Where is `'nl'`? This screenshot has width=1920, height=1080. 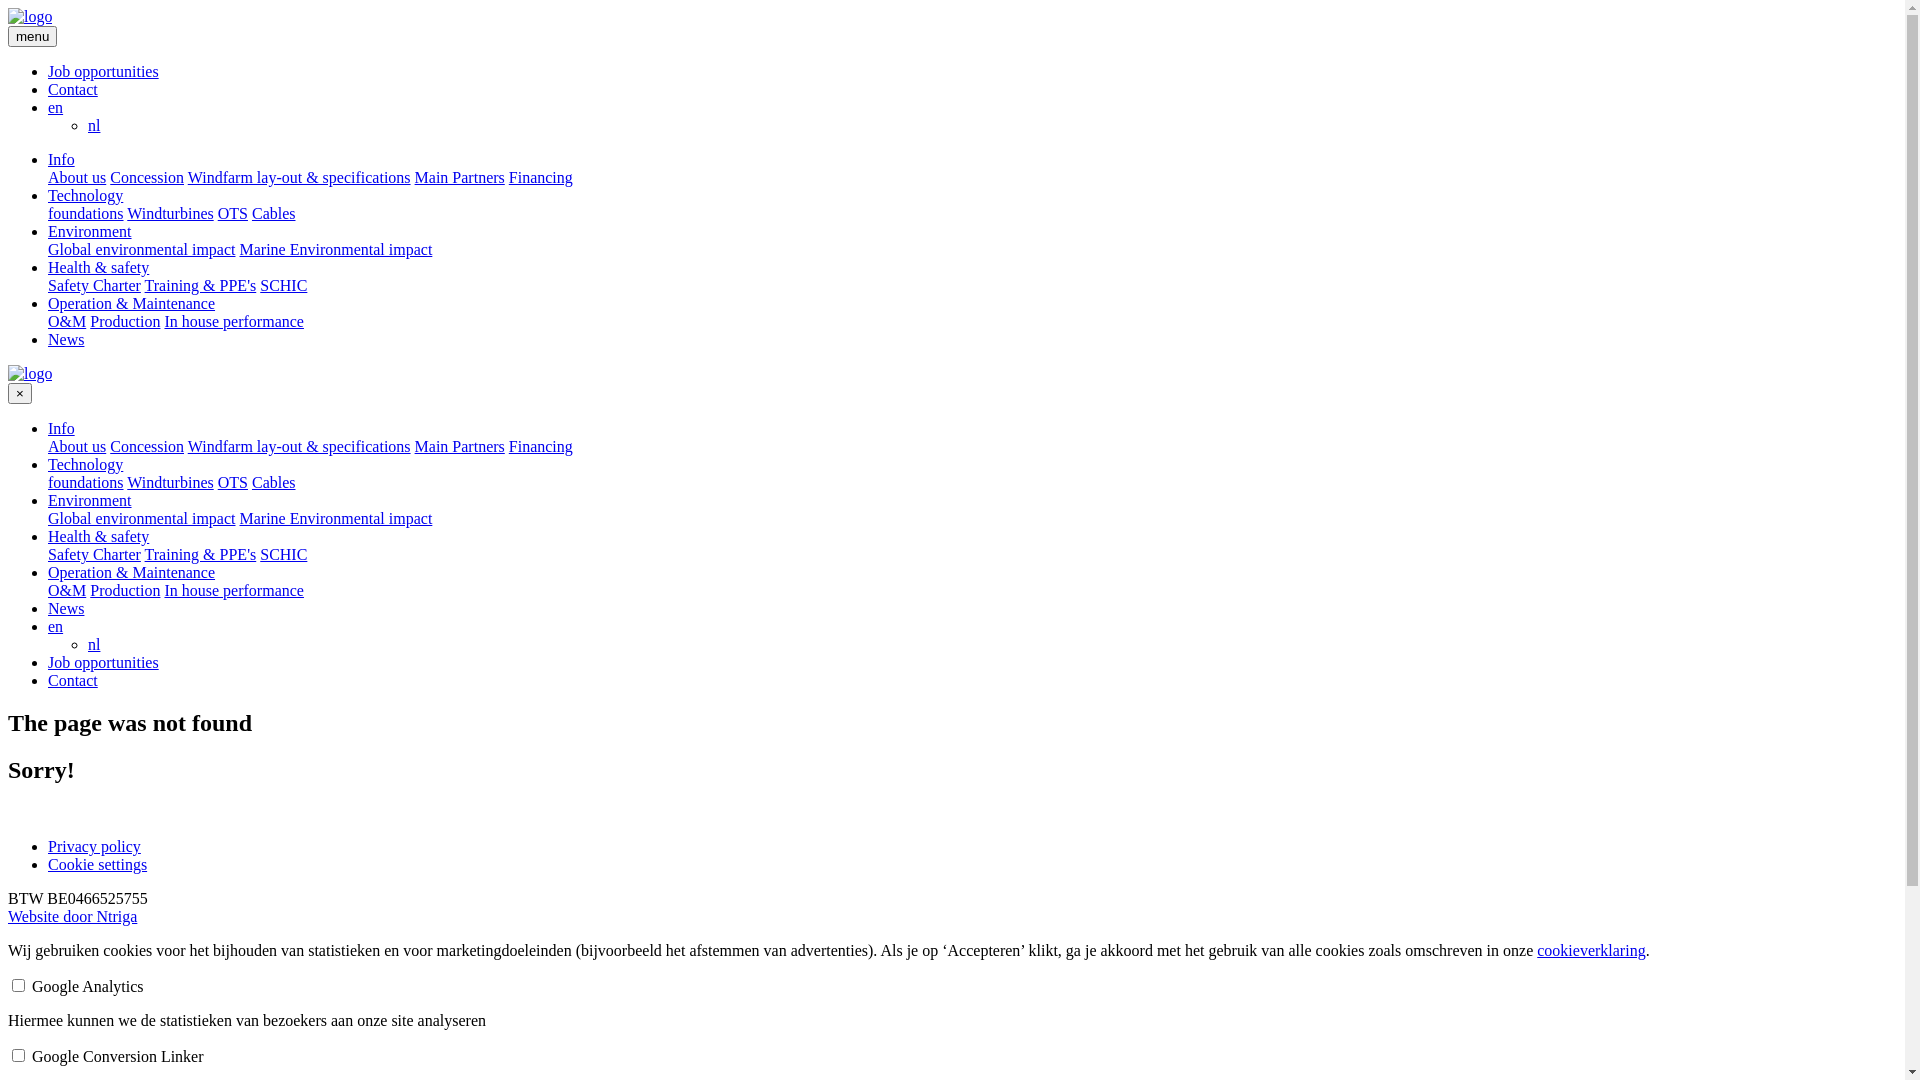 'nl' is located at coordinates (86, 644).